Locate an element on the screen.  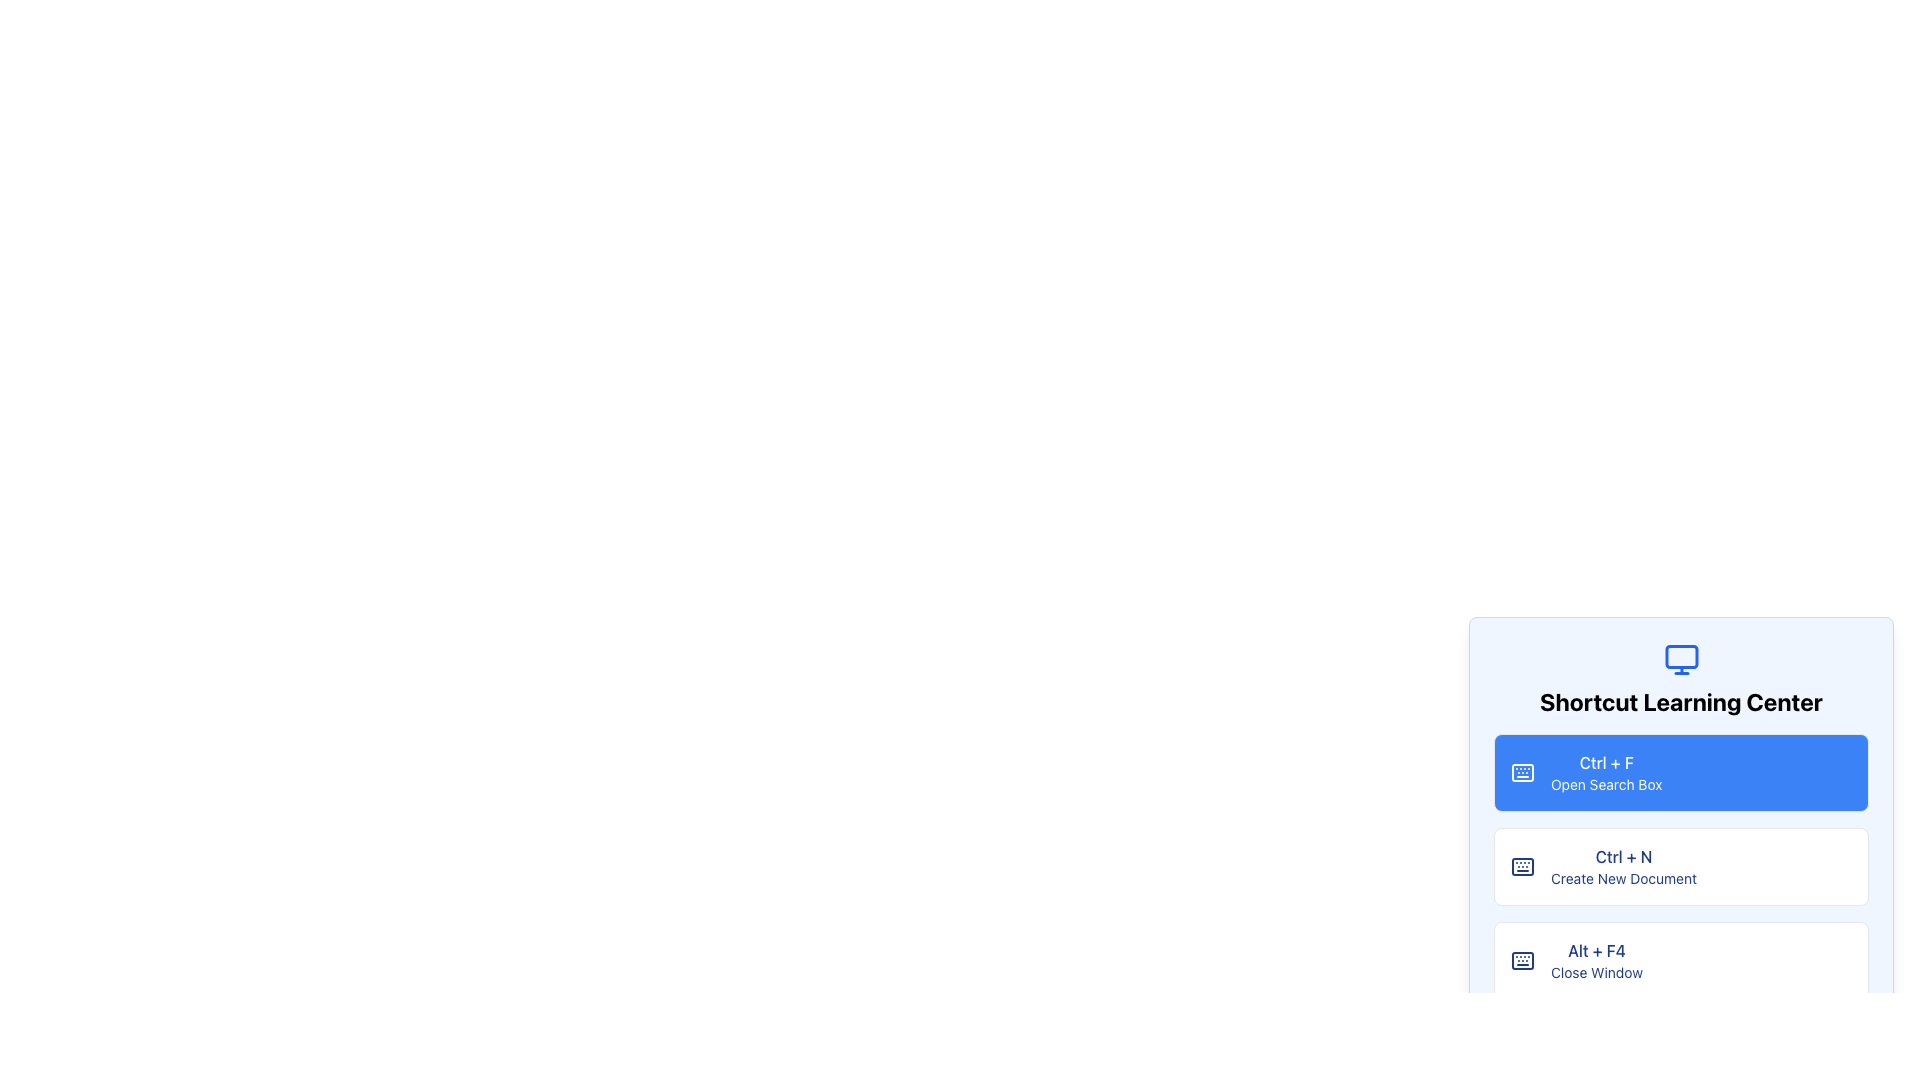
the text element that reads 'Ctrl + N', which provides a keyboard shortcut instruction in a medium blue font, located in the Shortcut Learning Center is located at coordinates (1623, 866).